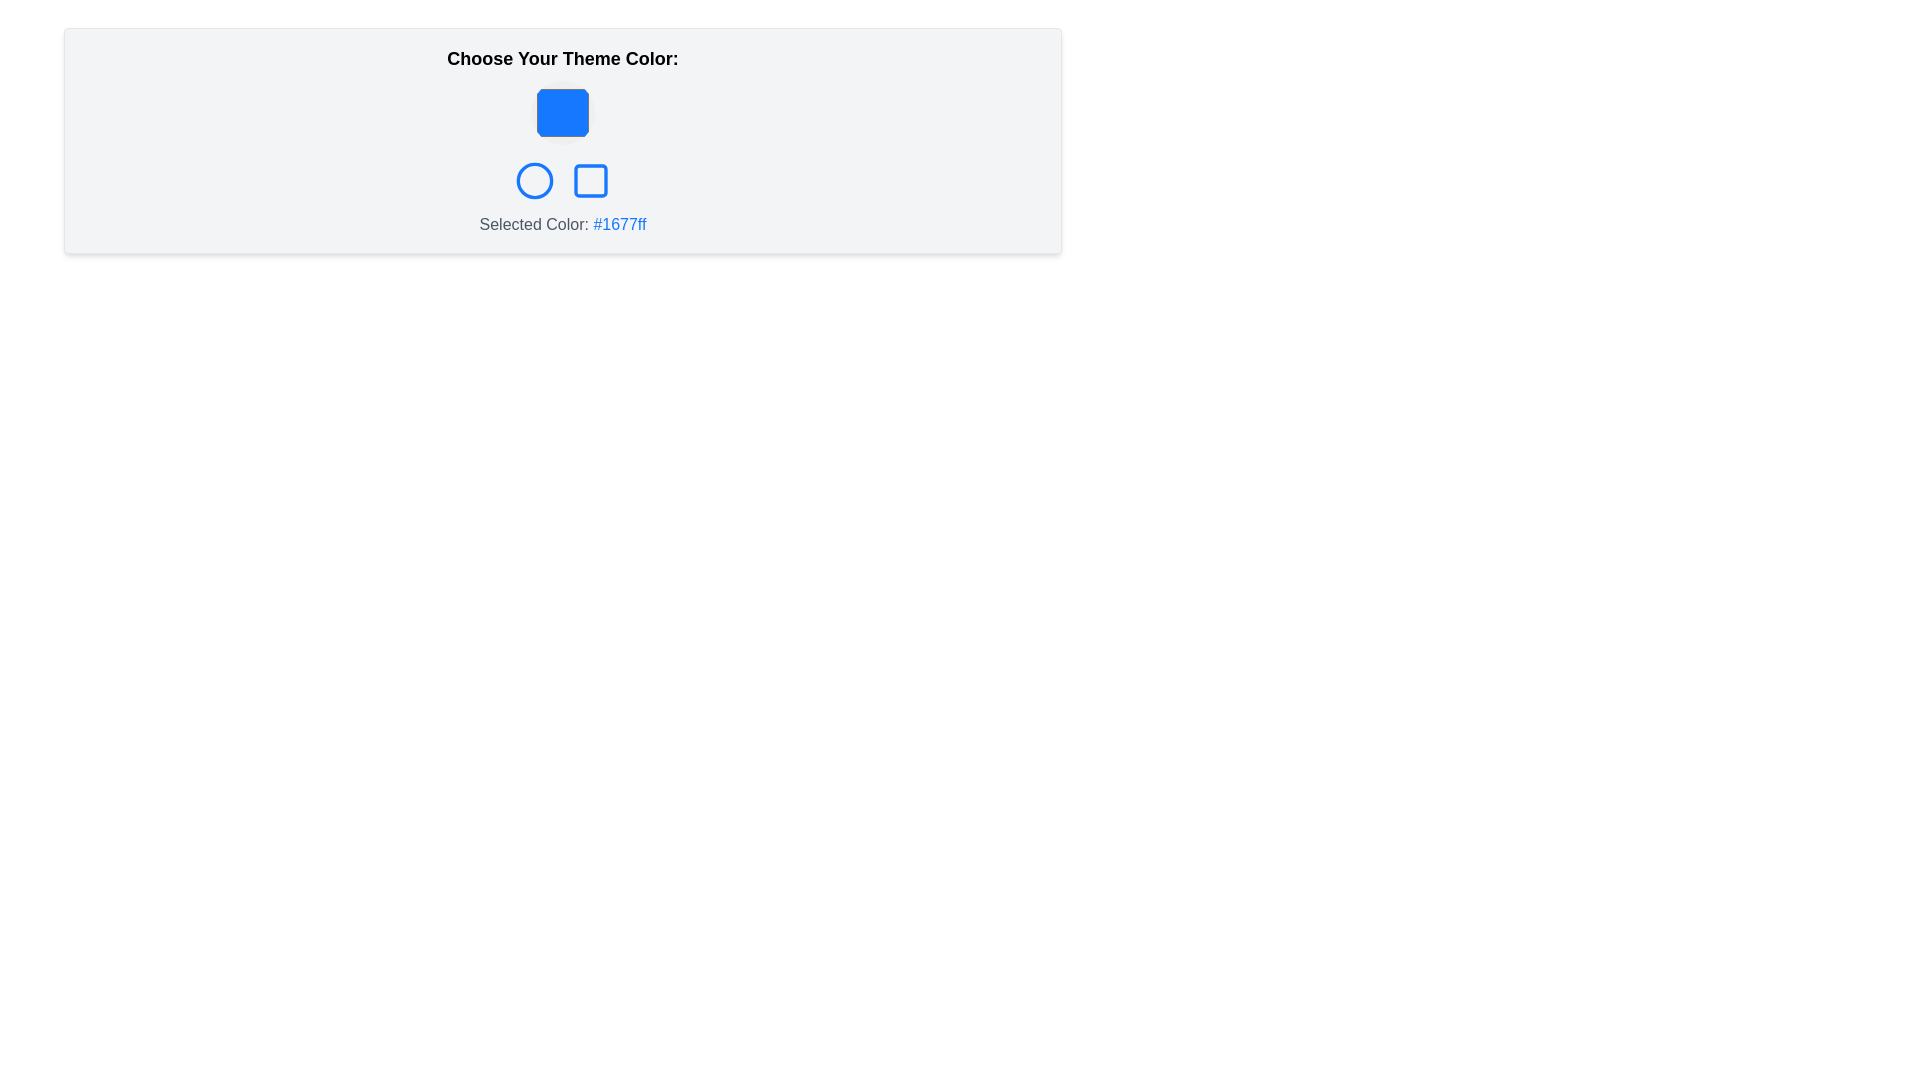  I want to click on small square with rounded corners that is filled with the current theme color, located inside the second icon of the color theme selection interface, so click(589, 181).